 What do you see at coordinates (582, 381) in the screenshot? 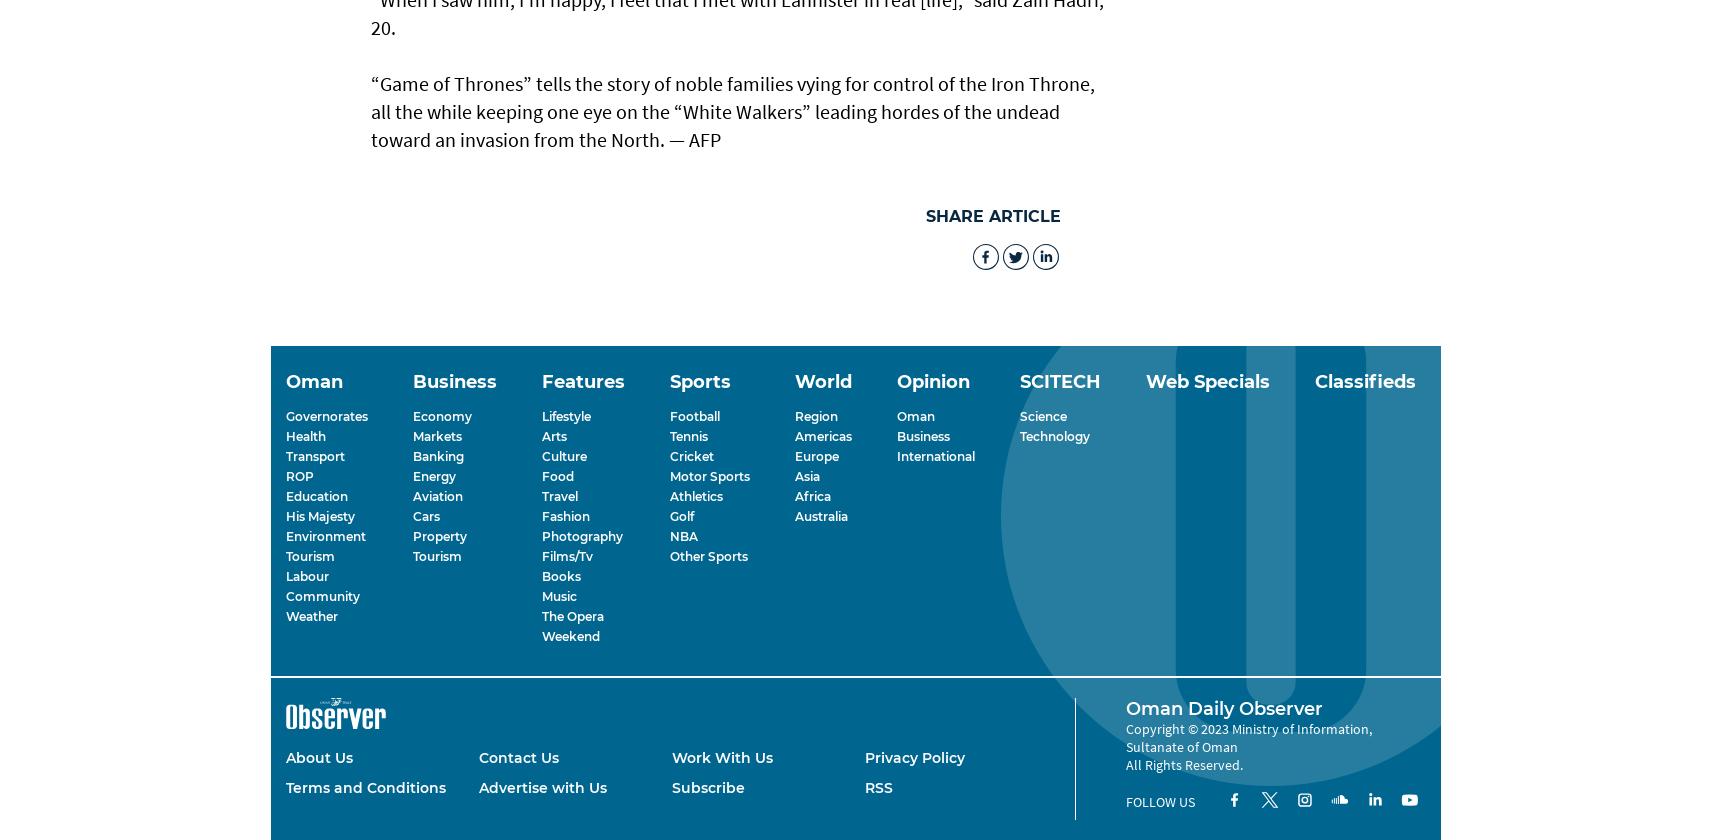
I see `'Features'` at bounding box center [582, 381].